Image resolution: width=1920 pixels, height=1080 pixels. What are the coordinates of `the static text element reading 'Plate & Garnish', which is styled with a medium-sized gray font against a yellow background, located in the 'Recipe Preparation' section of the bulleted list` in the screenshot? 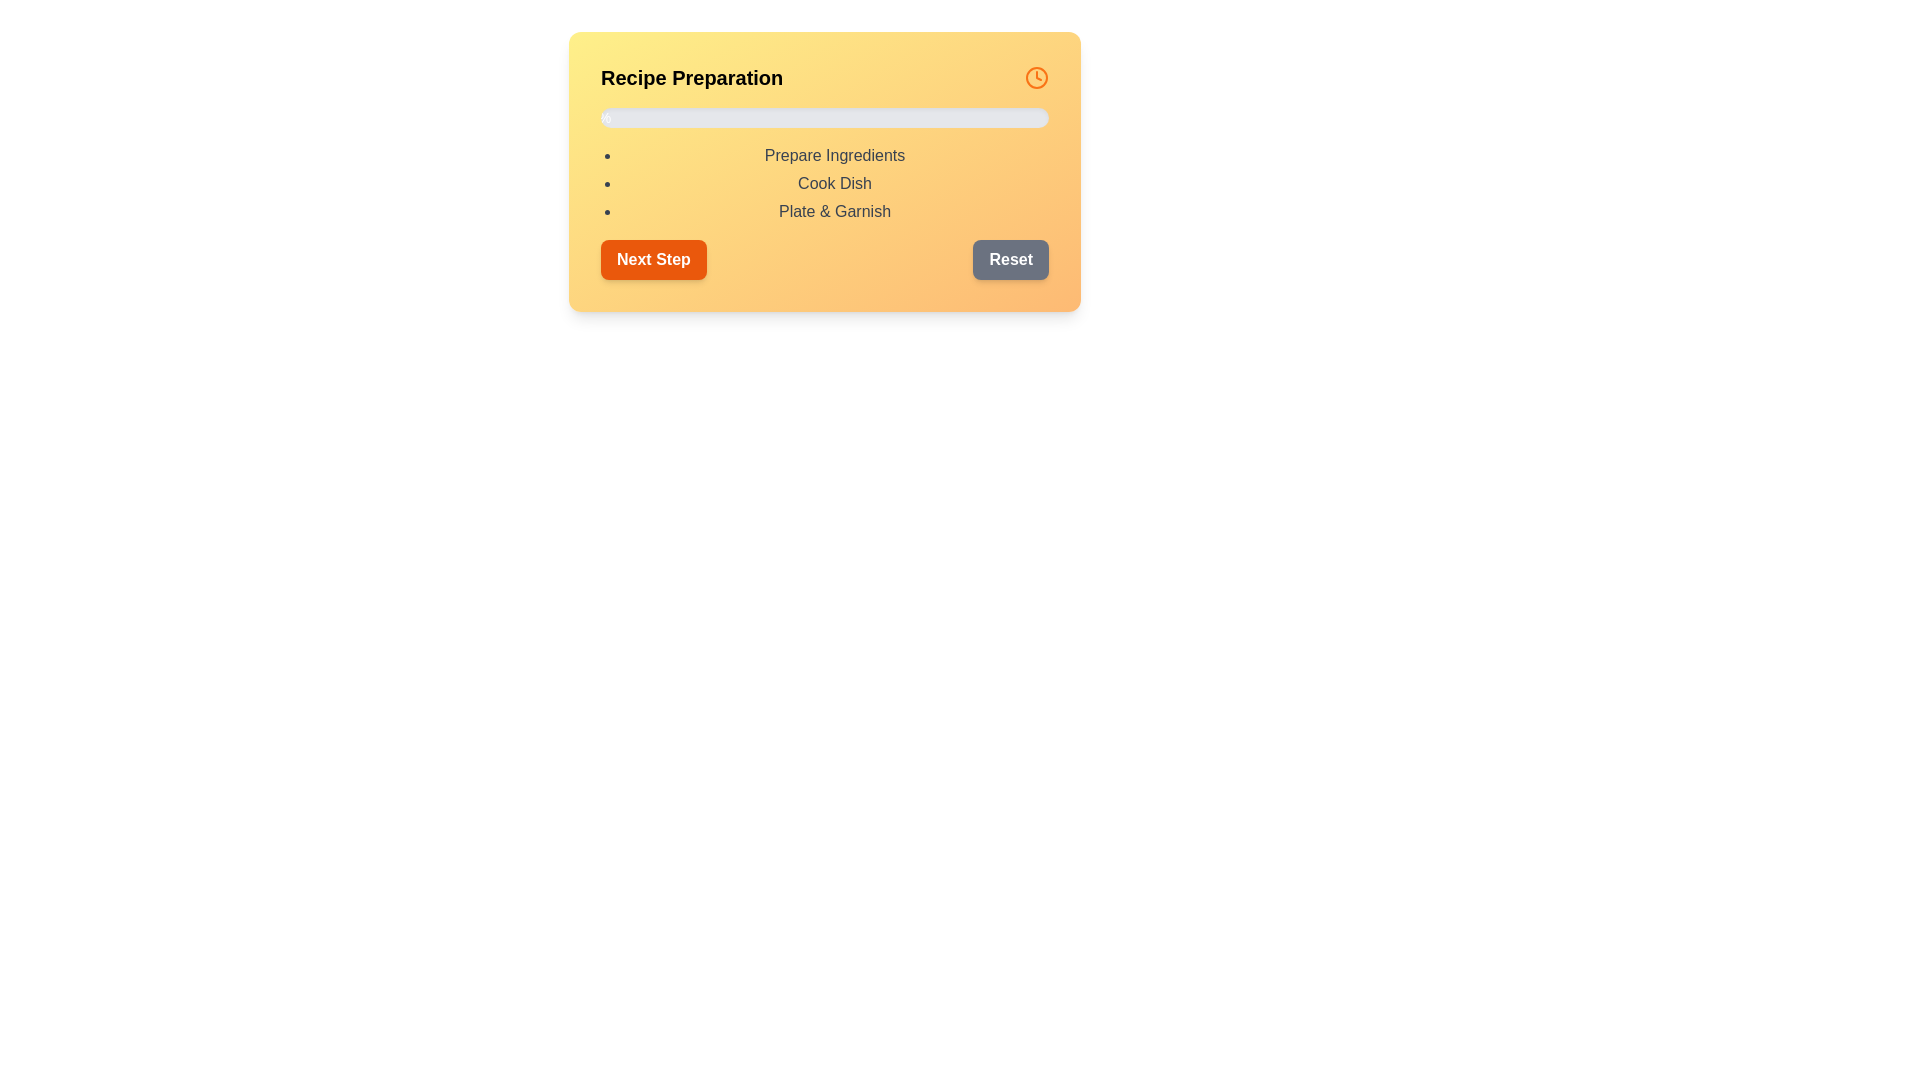 It's located at (835, 212).